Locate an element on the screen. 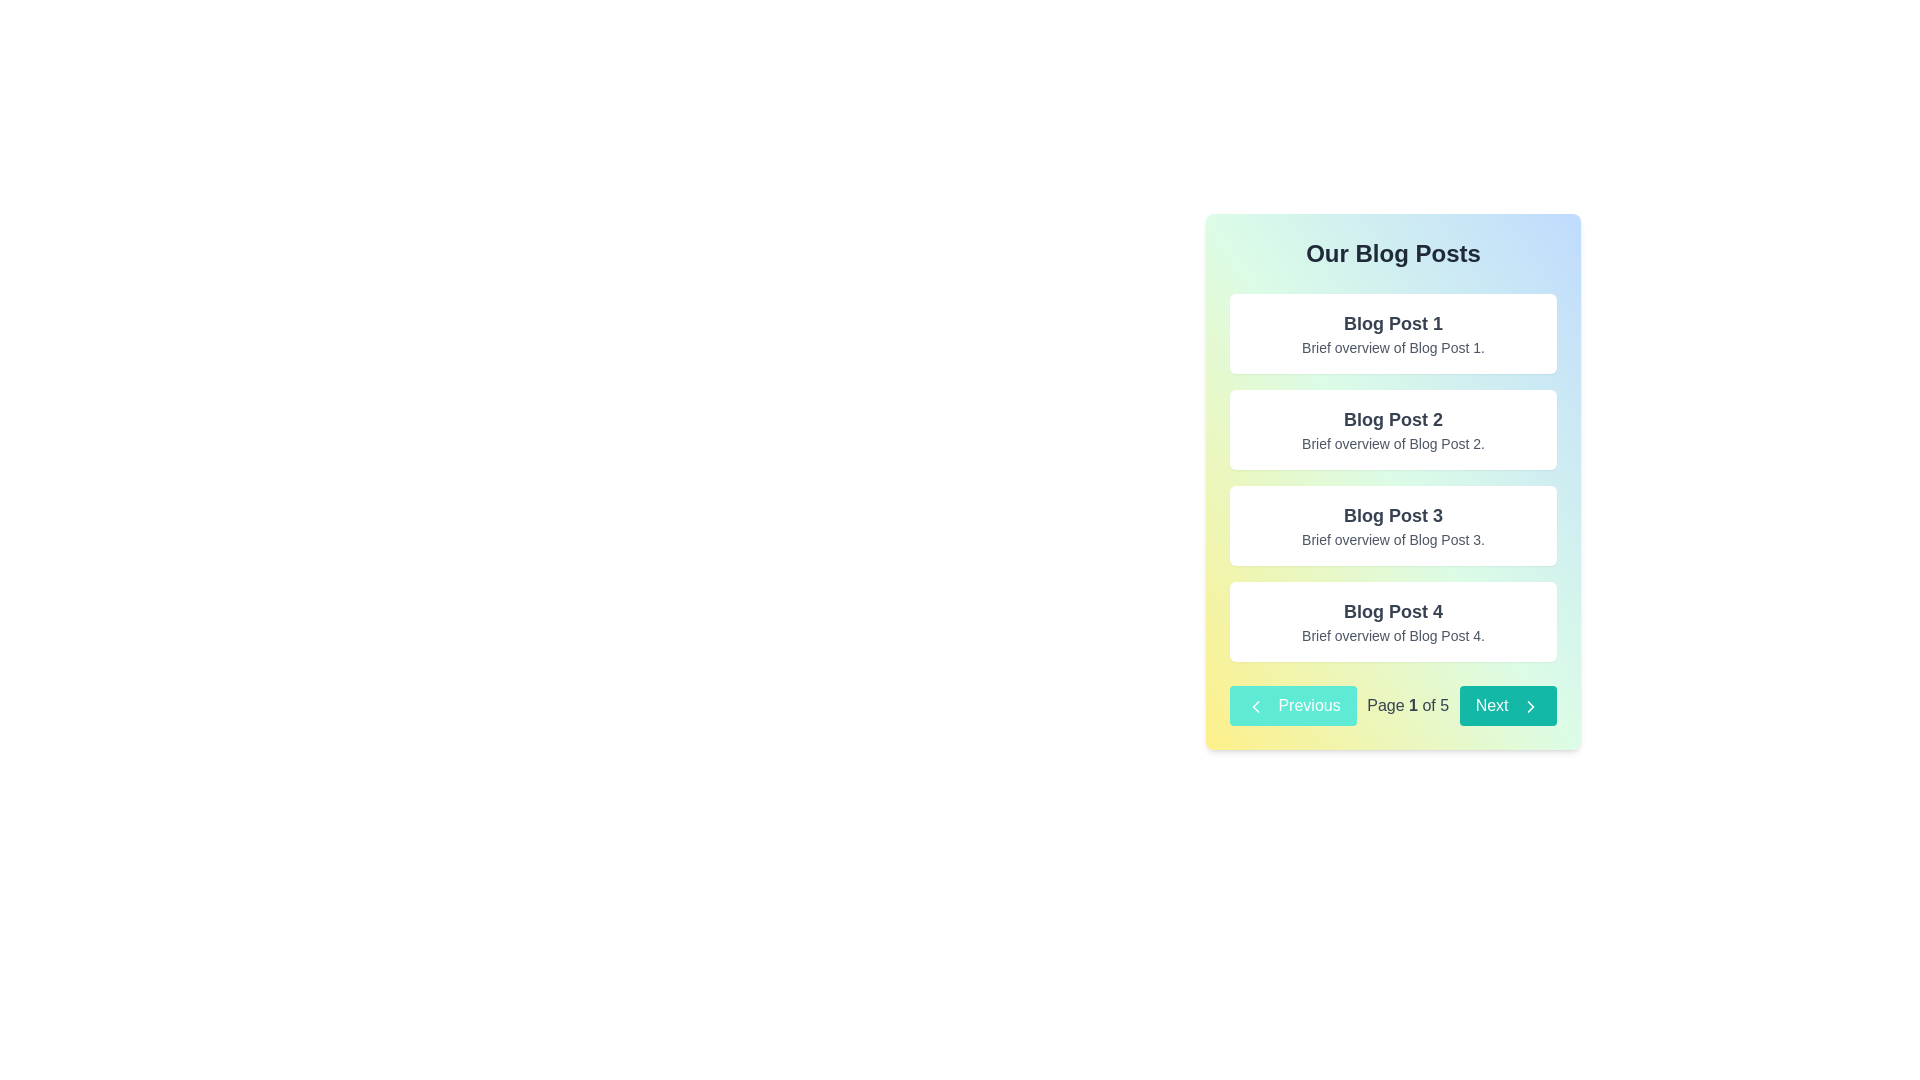 The width and height of the screenshot is (1920, 1080). the prominent heading text element labeled 'Blog Post 2', which is styled in bold and large font, located centrally in the second blog post card is located at coordinates (1392, 419).